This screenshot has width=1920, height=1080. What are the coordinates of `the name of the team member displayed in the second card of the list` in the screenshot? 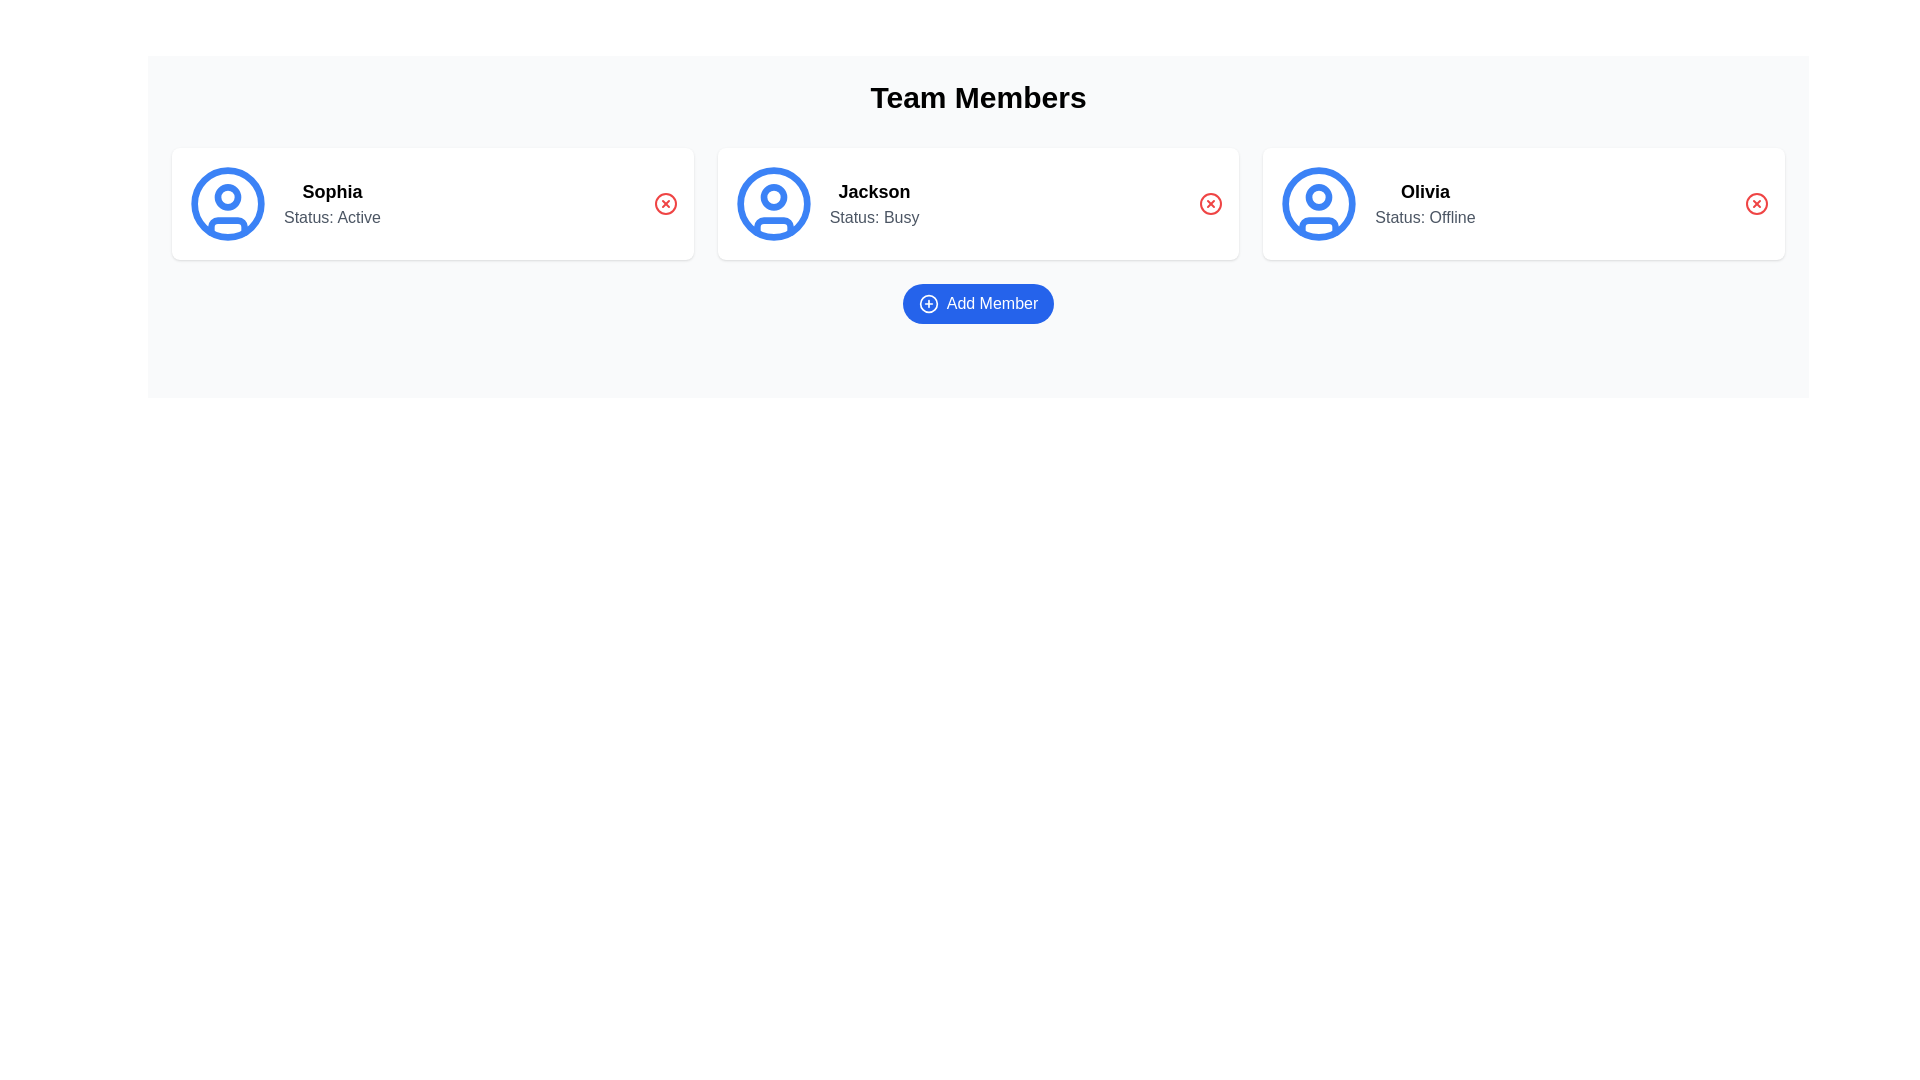 It's located at (978, 204).